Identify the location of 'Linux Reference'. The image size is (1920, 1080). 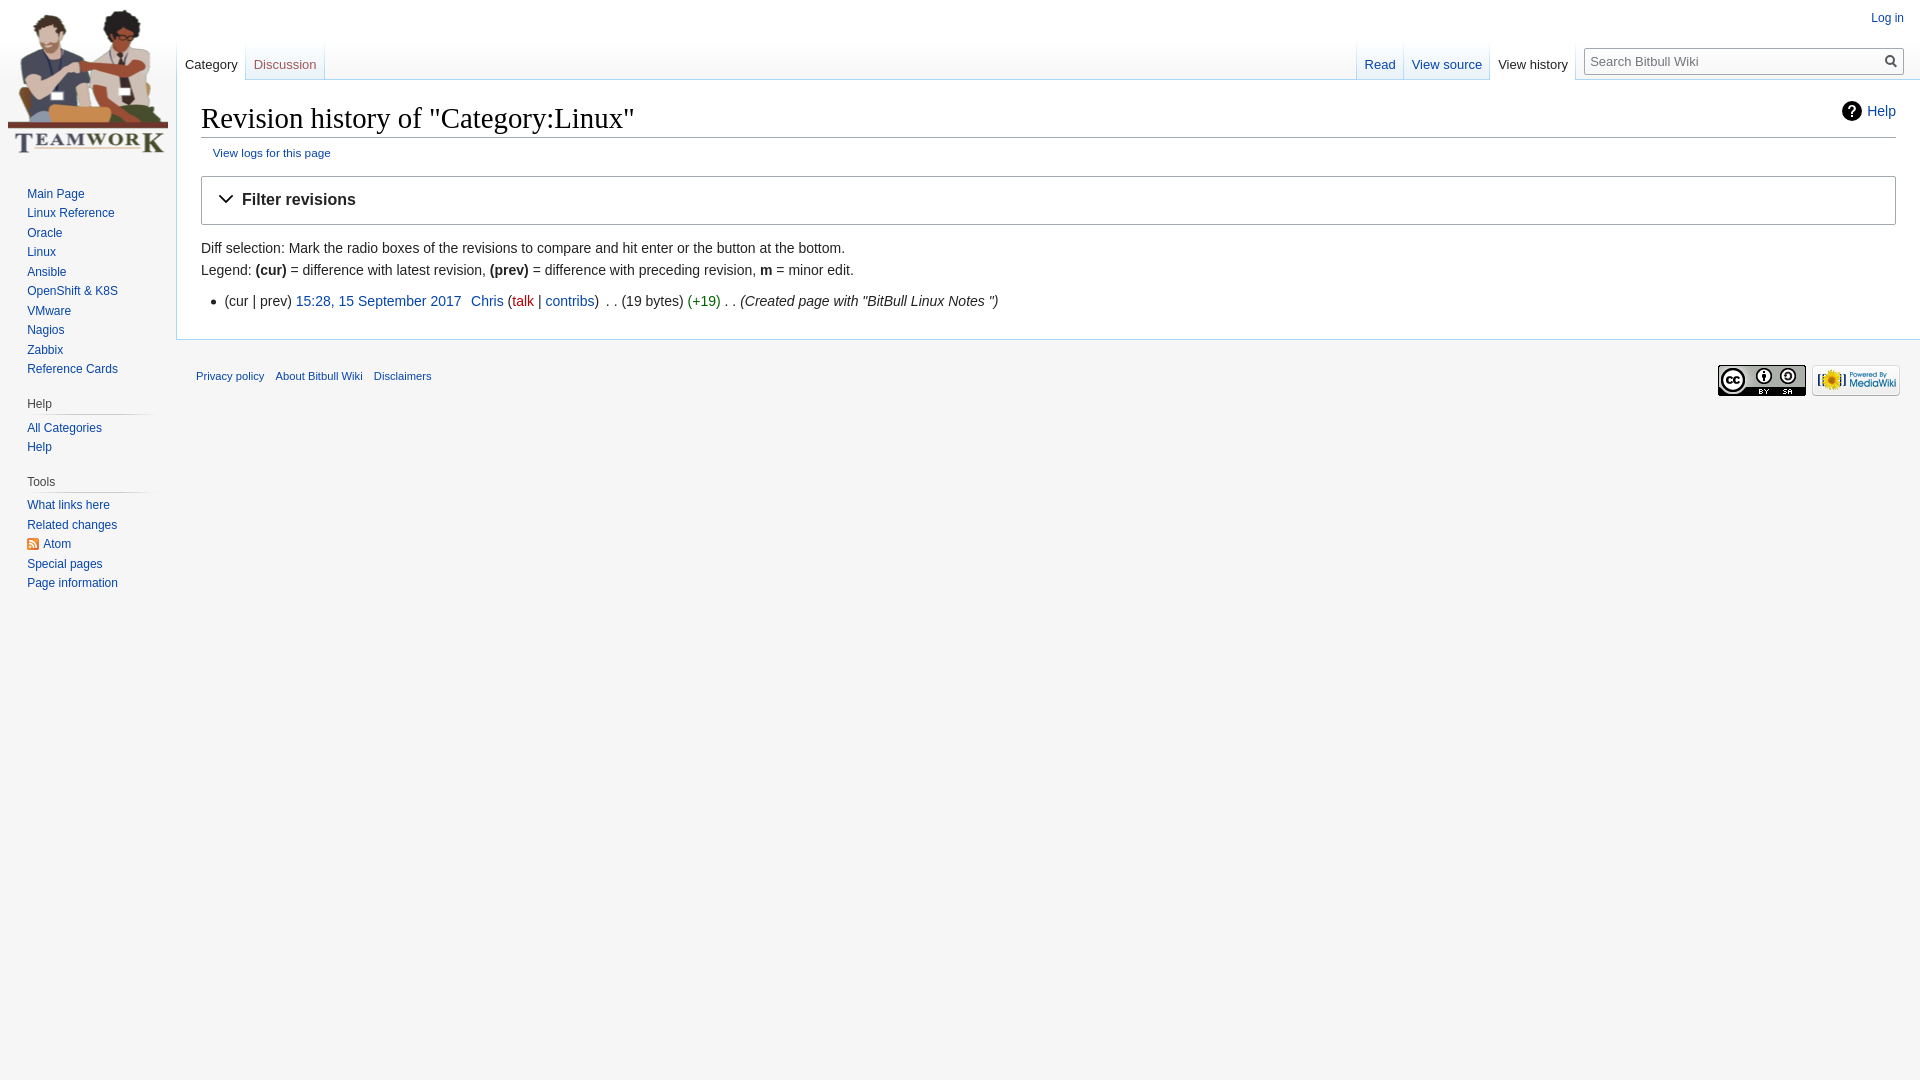
(27, 212).